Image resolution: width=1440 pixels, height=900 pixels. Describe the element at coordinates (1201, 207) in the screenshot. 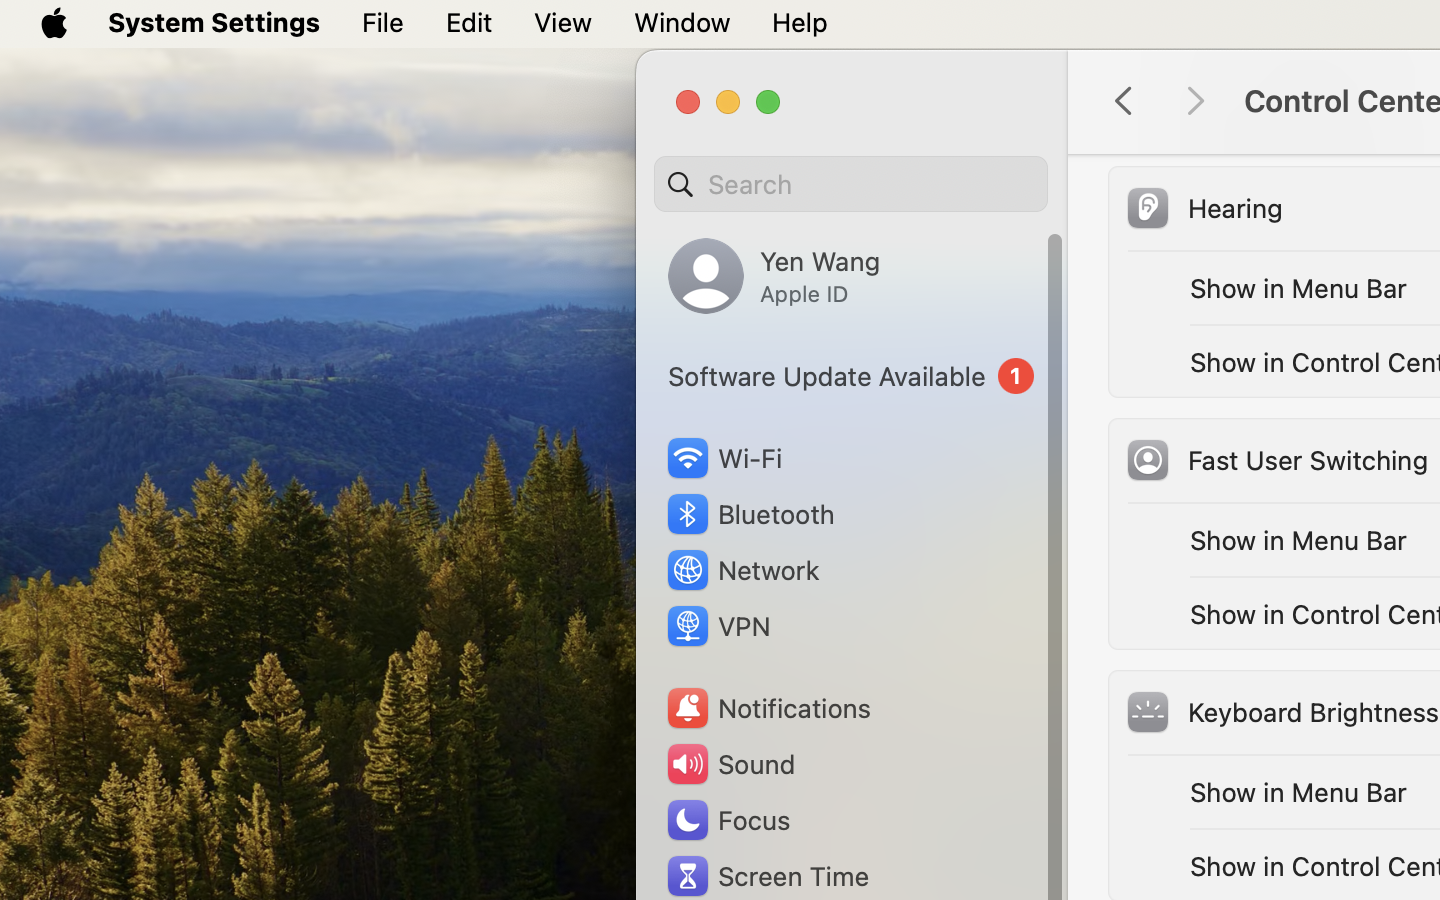

I see `'Hearing'` at that location.